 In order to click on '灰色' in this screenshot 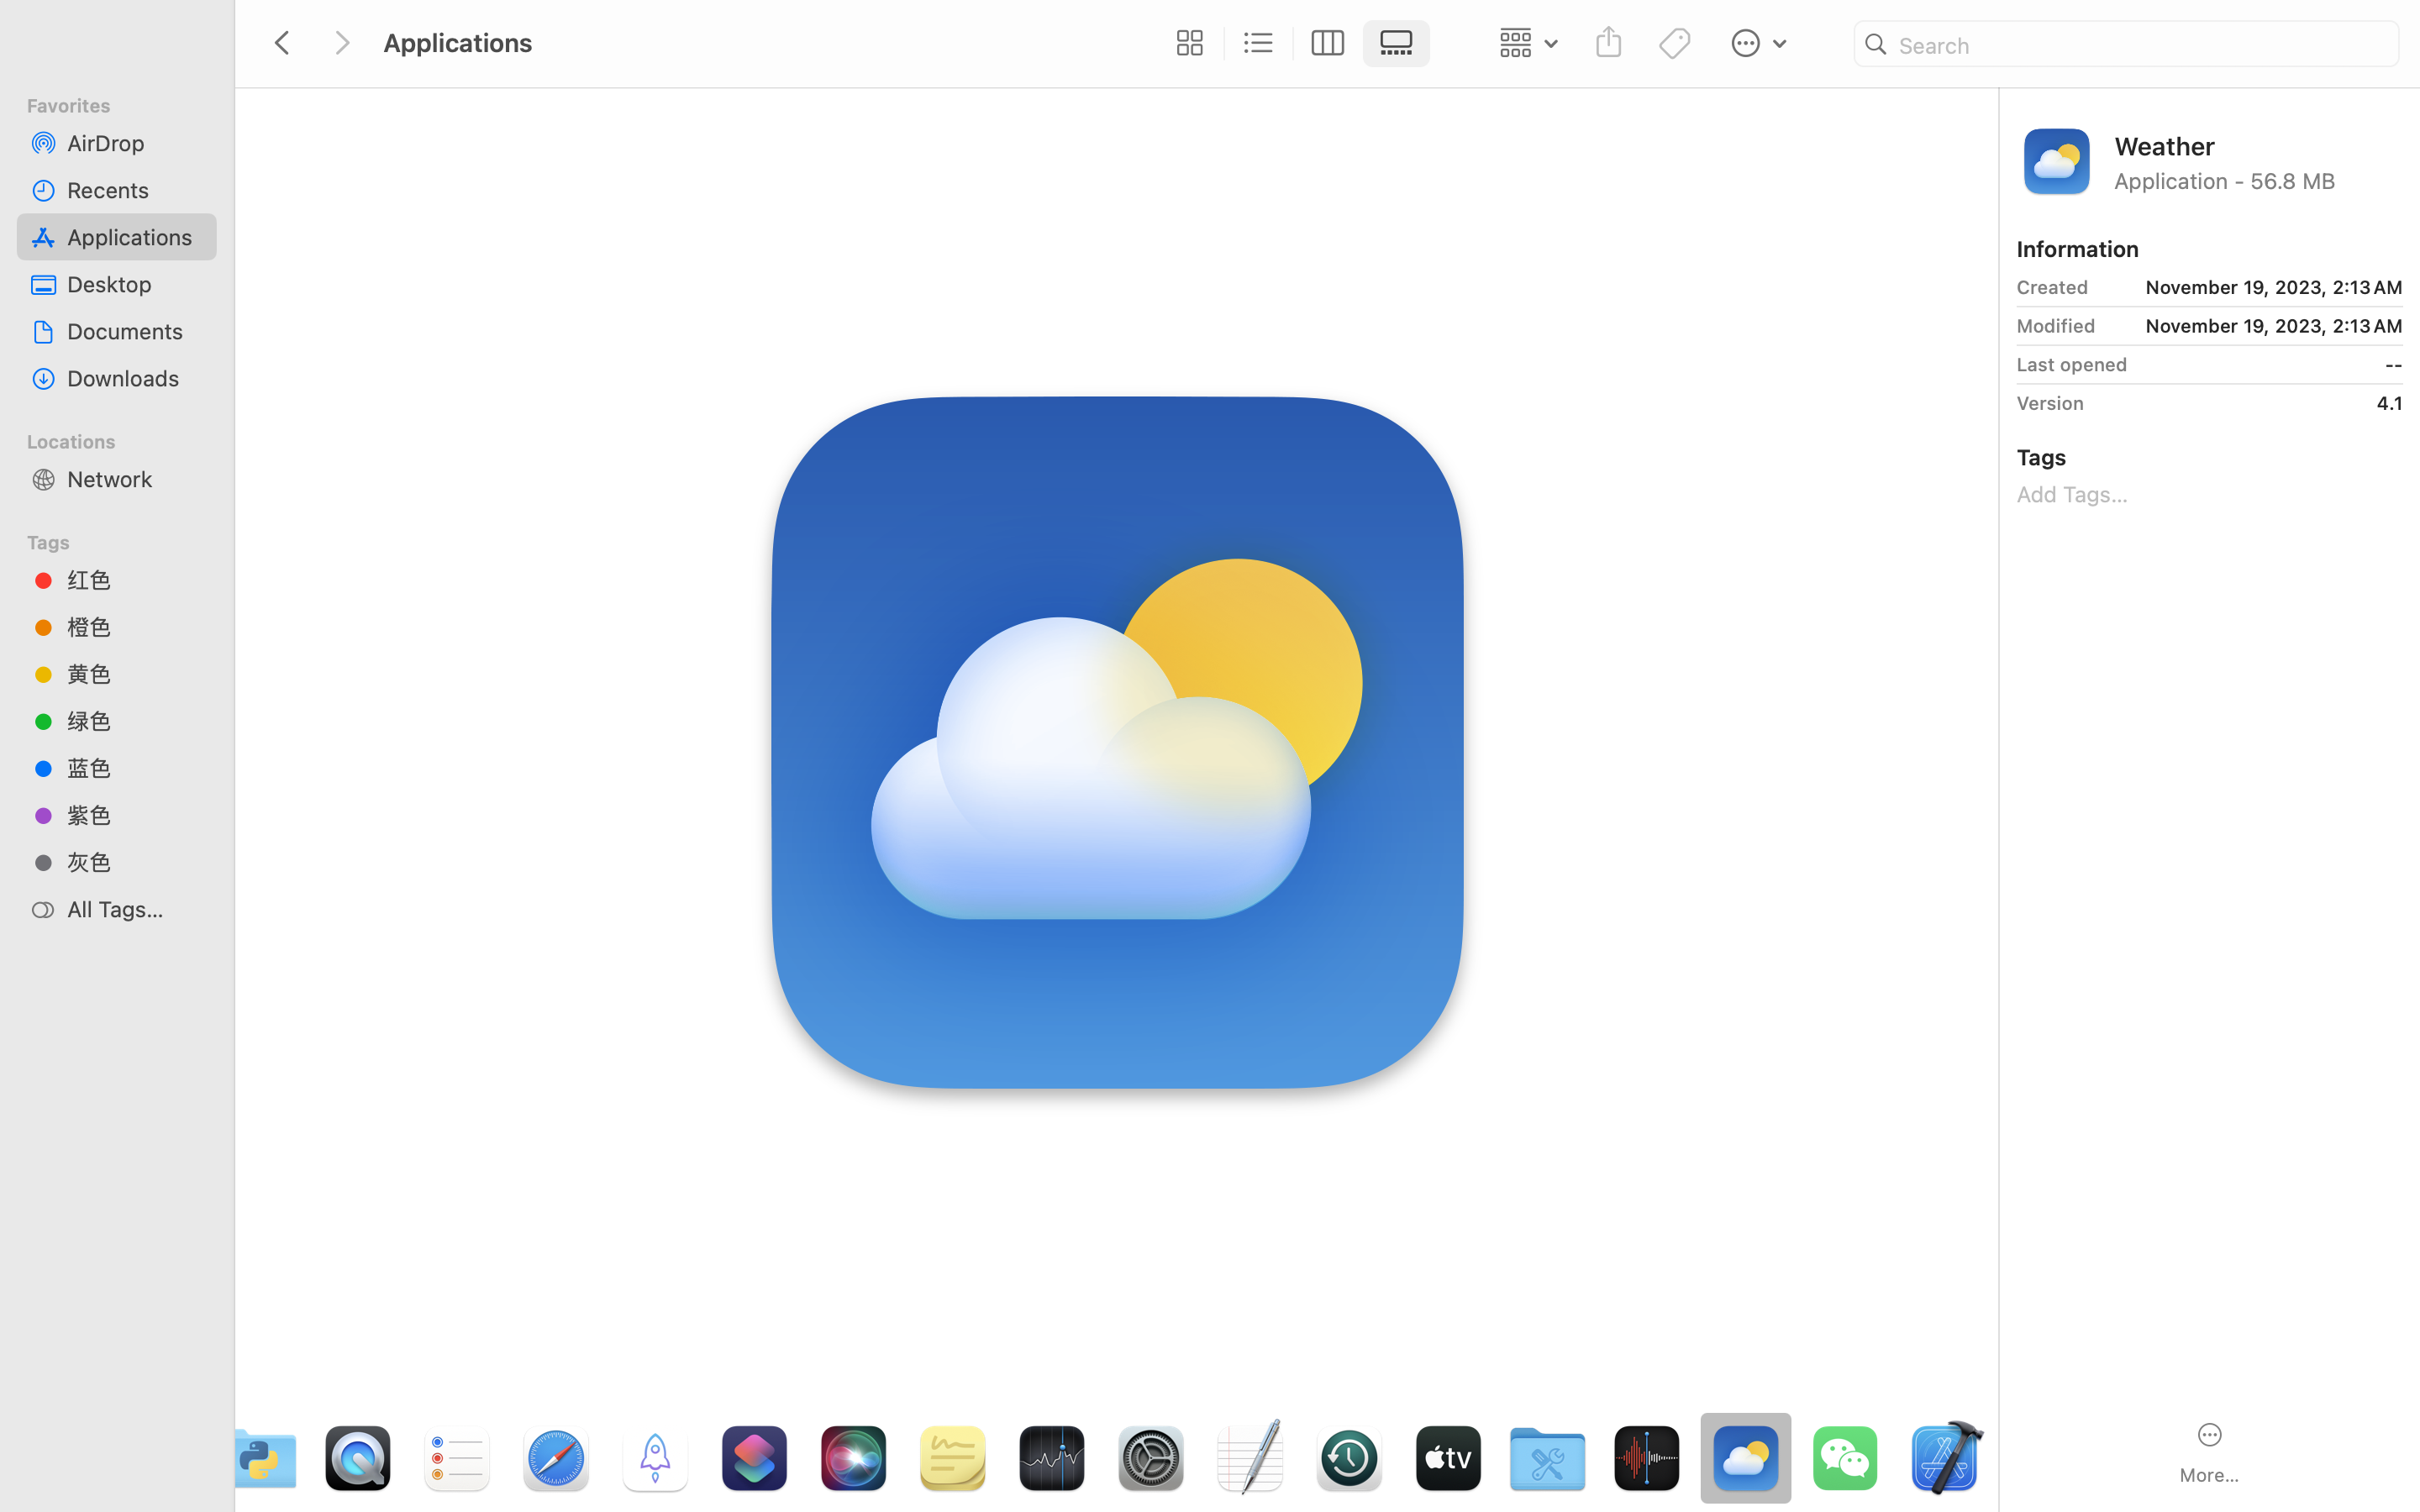, I will do `click(134, 861)`.